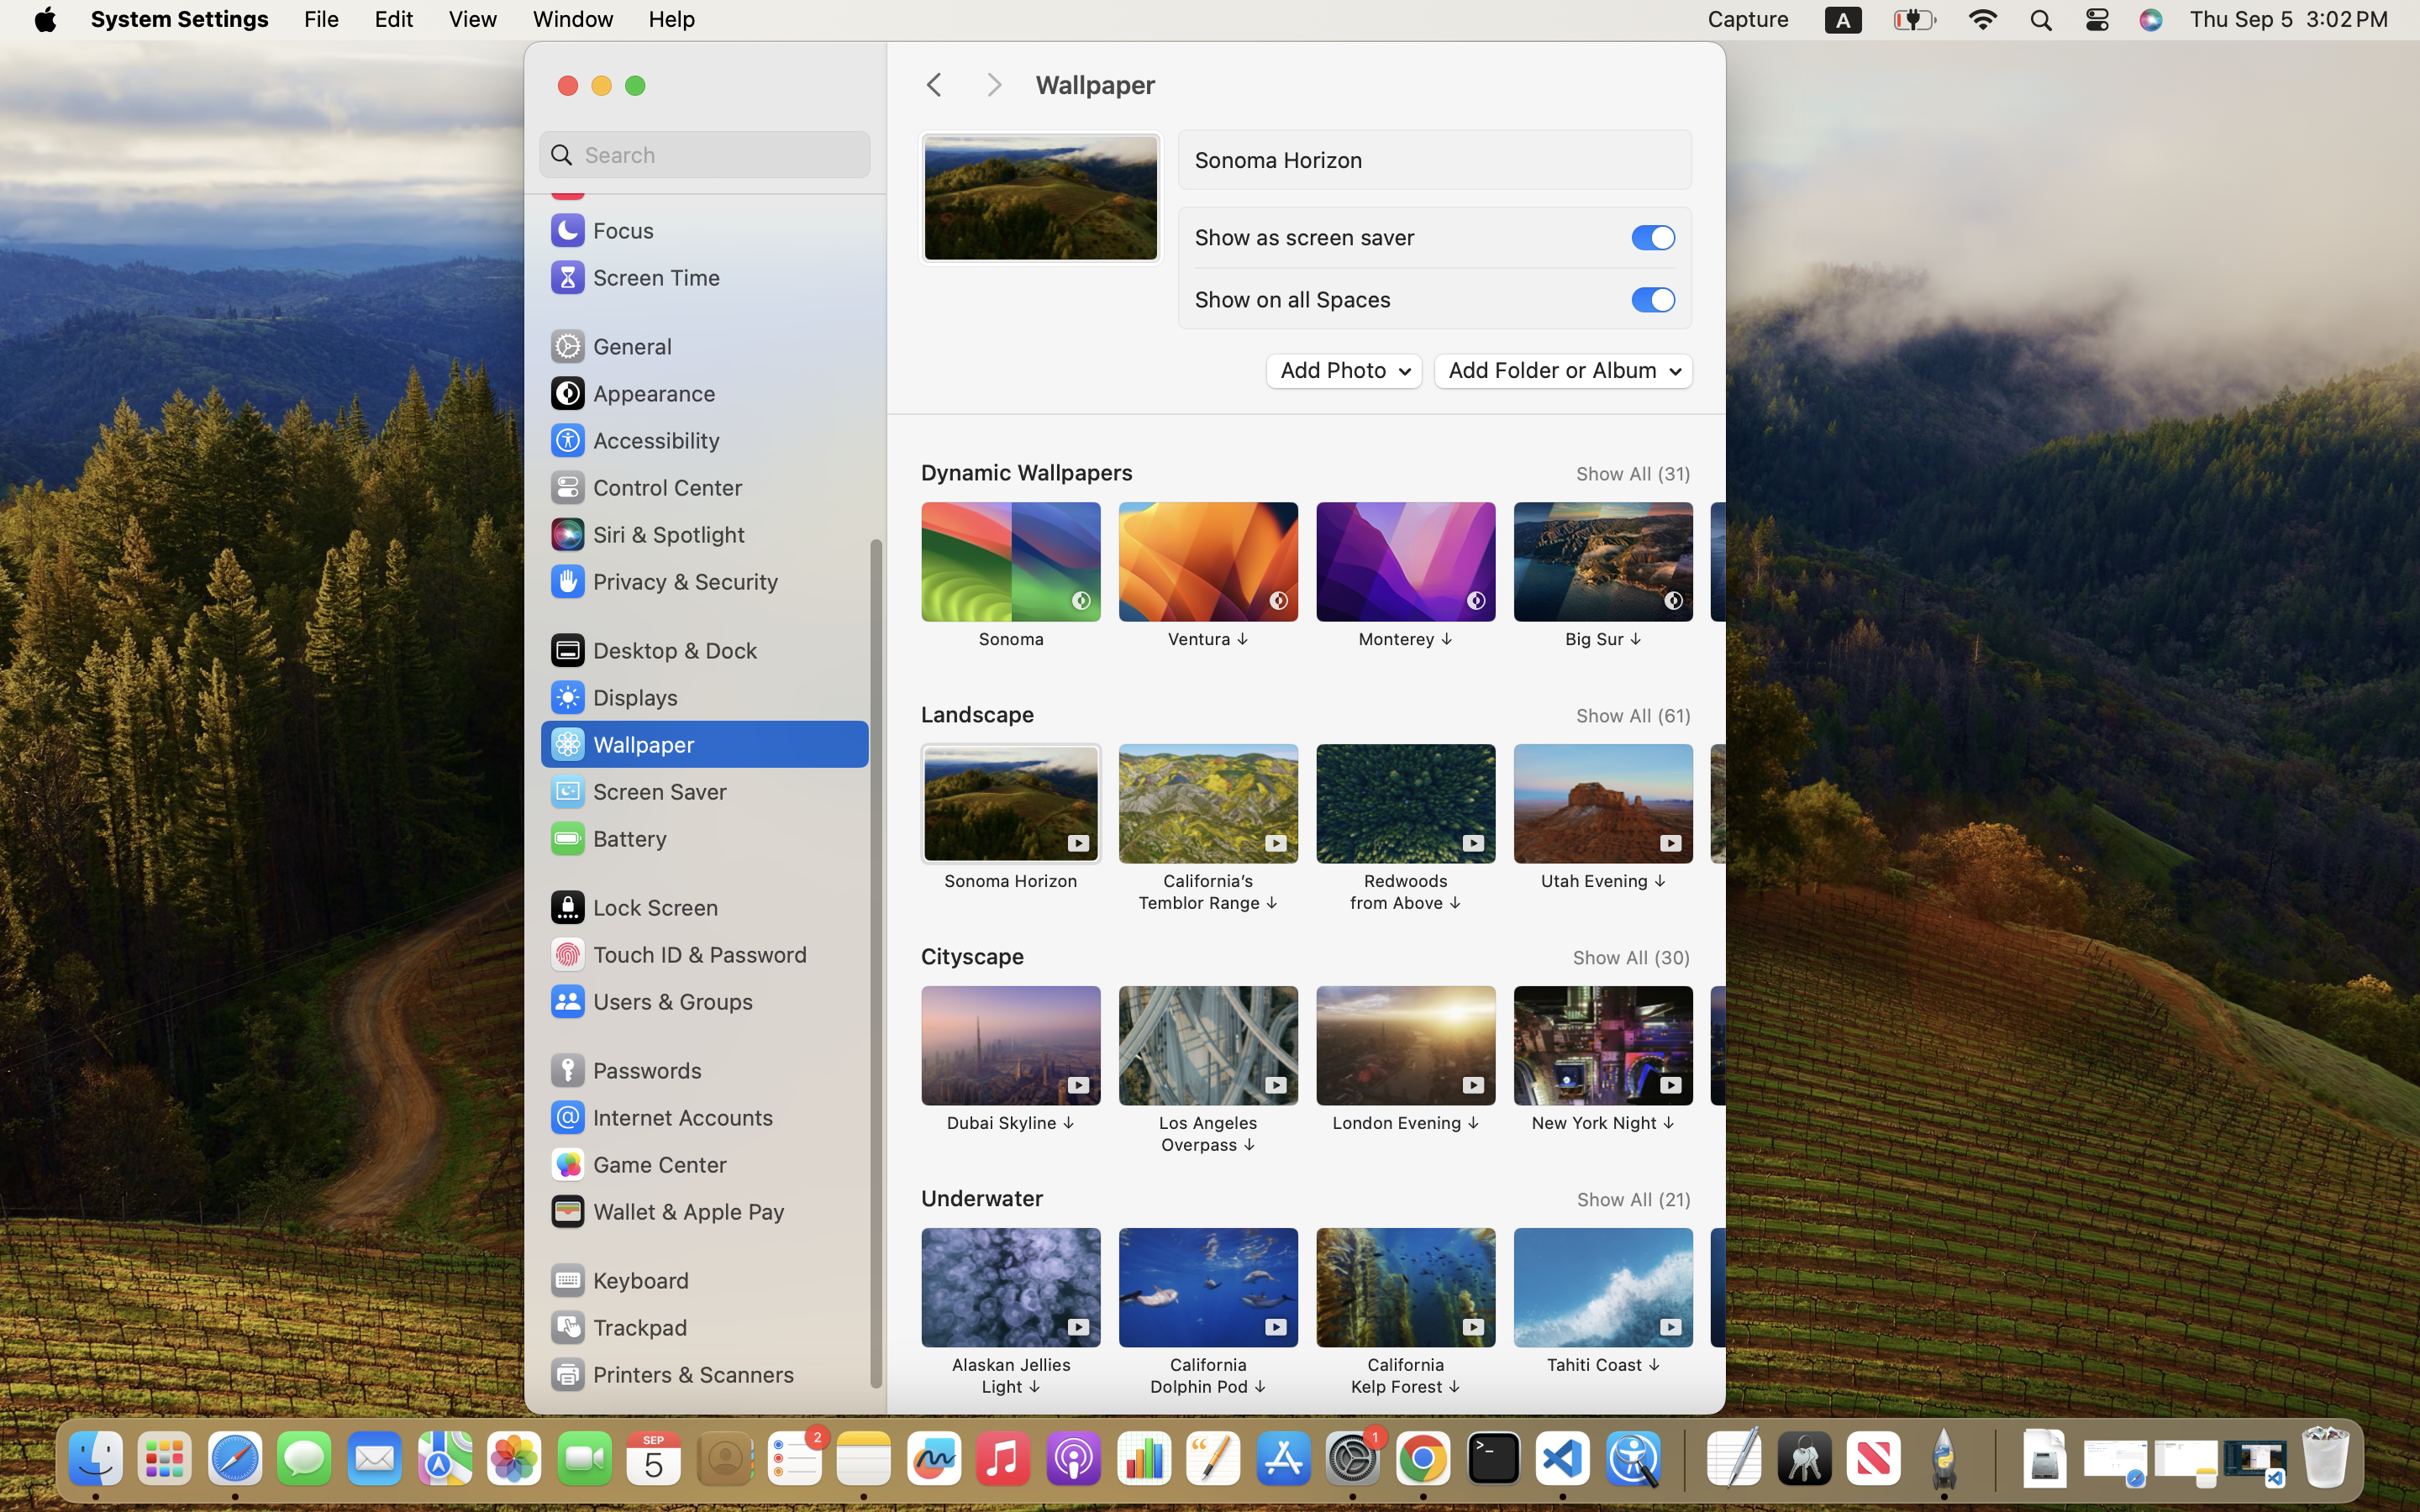 This screenshot has height=1512, width=2420. I want to click on 'Sound', so click(602, 181).